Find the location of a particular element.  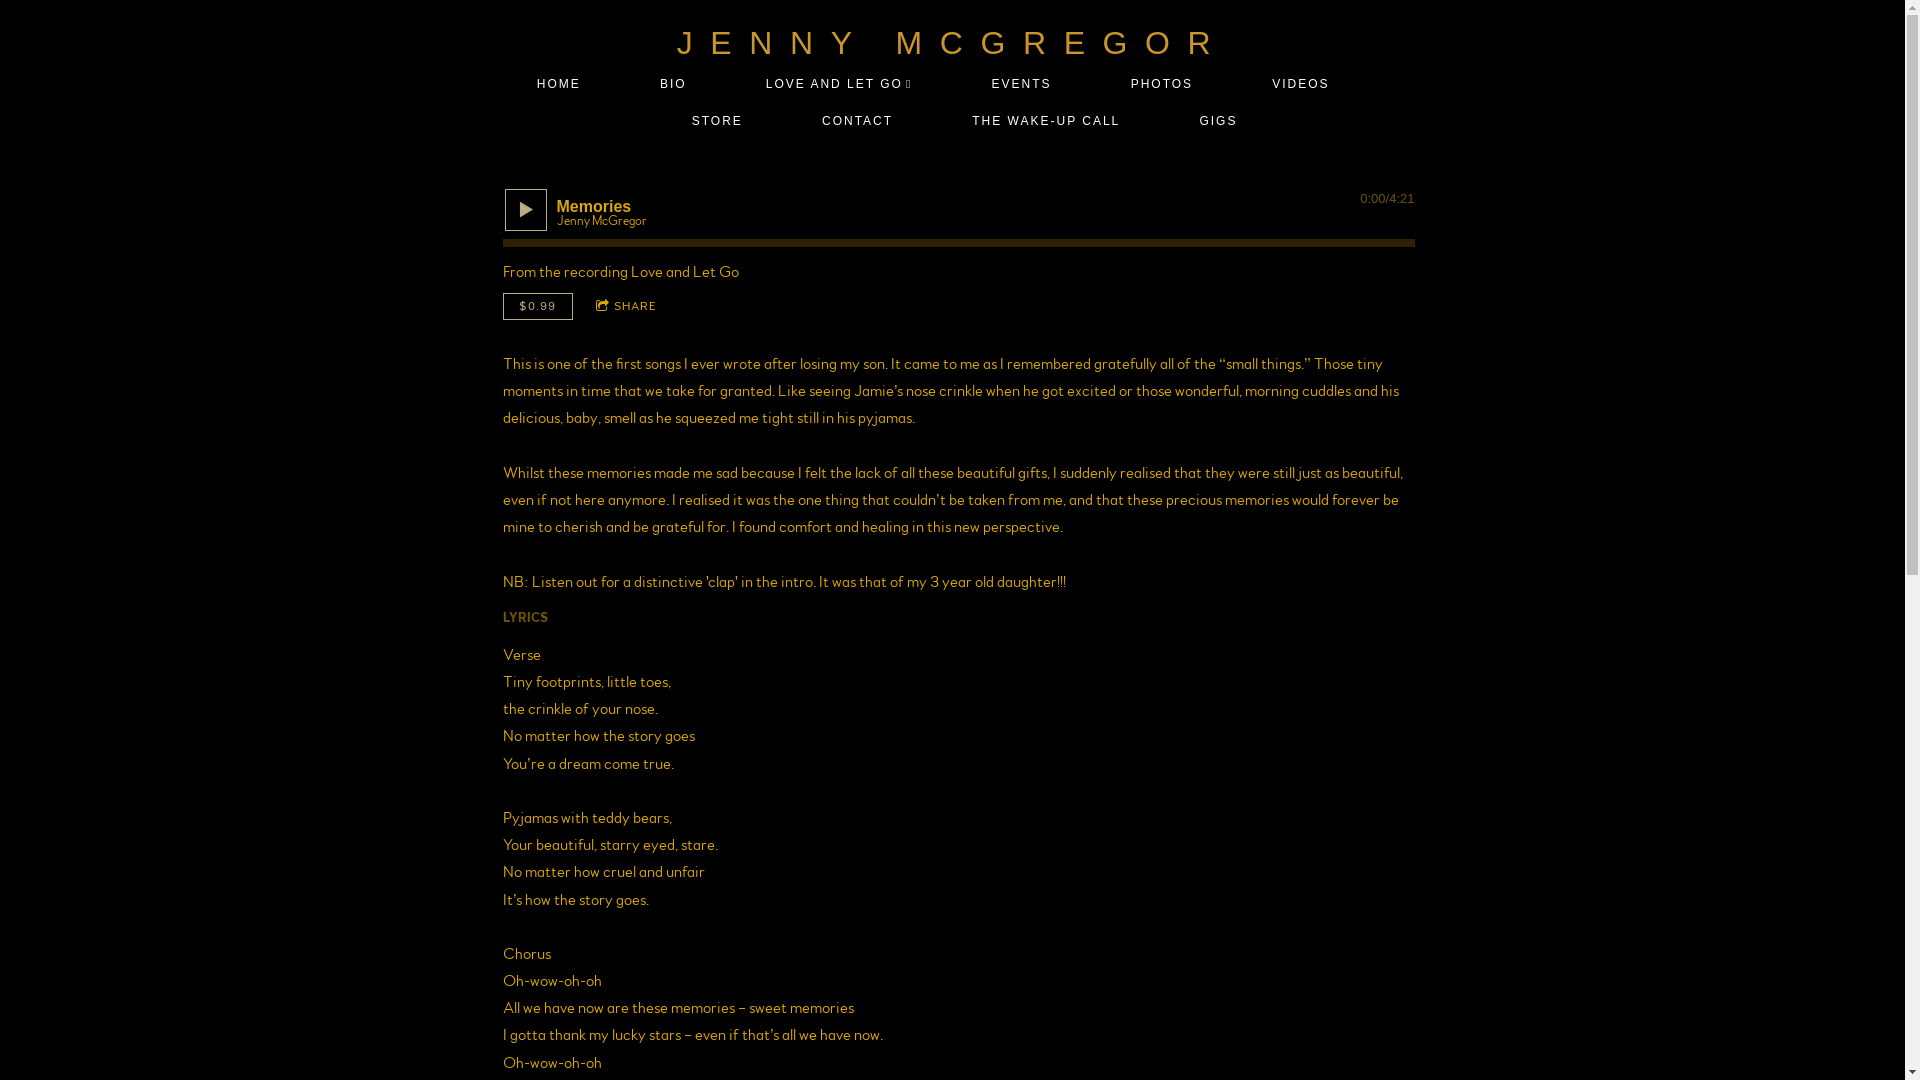

'THE WAKE-UP CALL' is located at coordinates (1045, 121).